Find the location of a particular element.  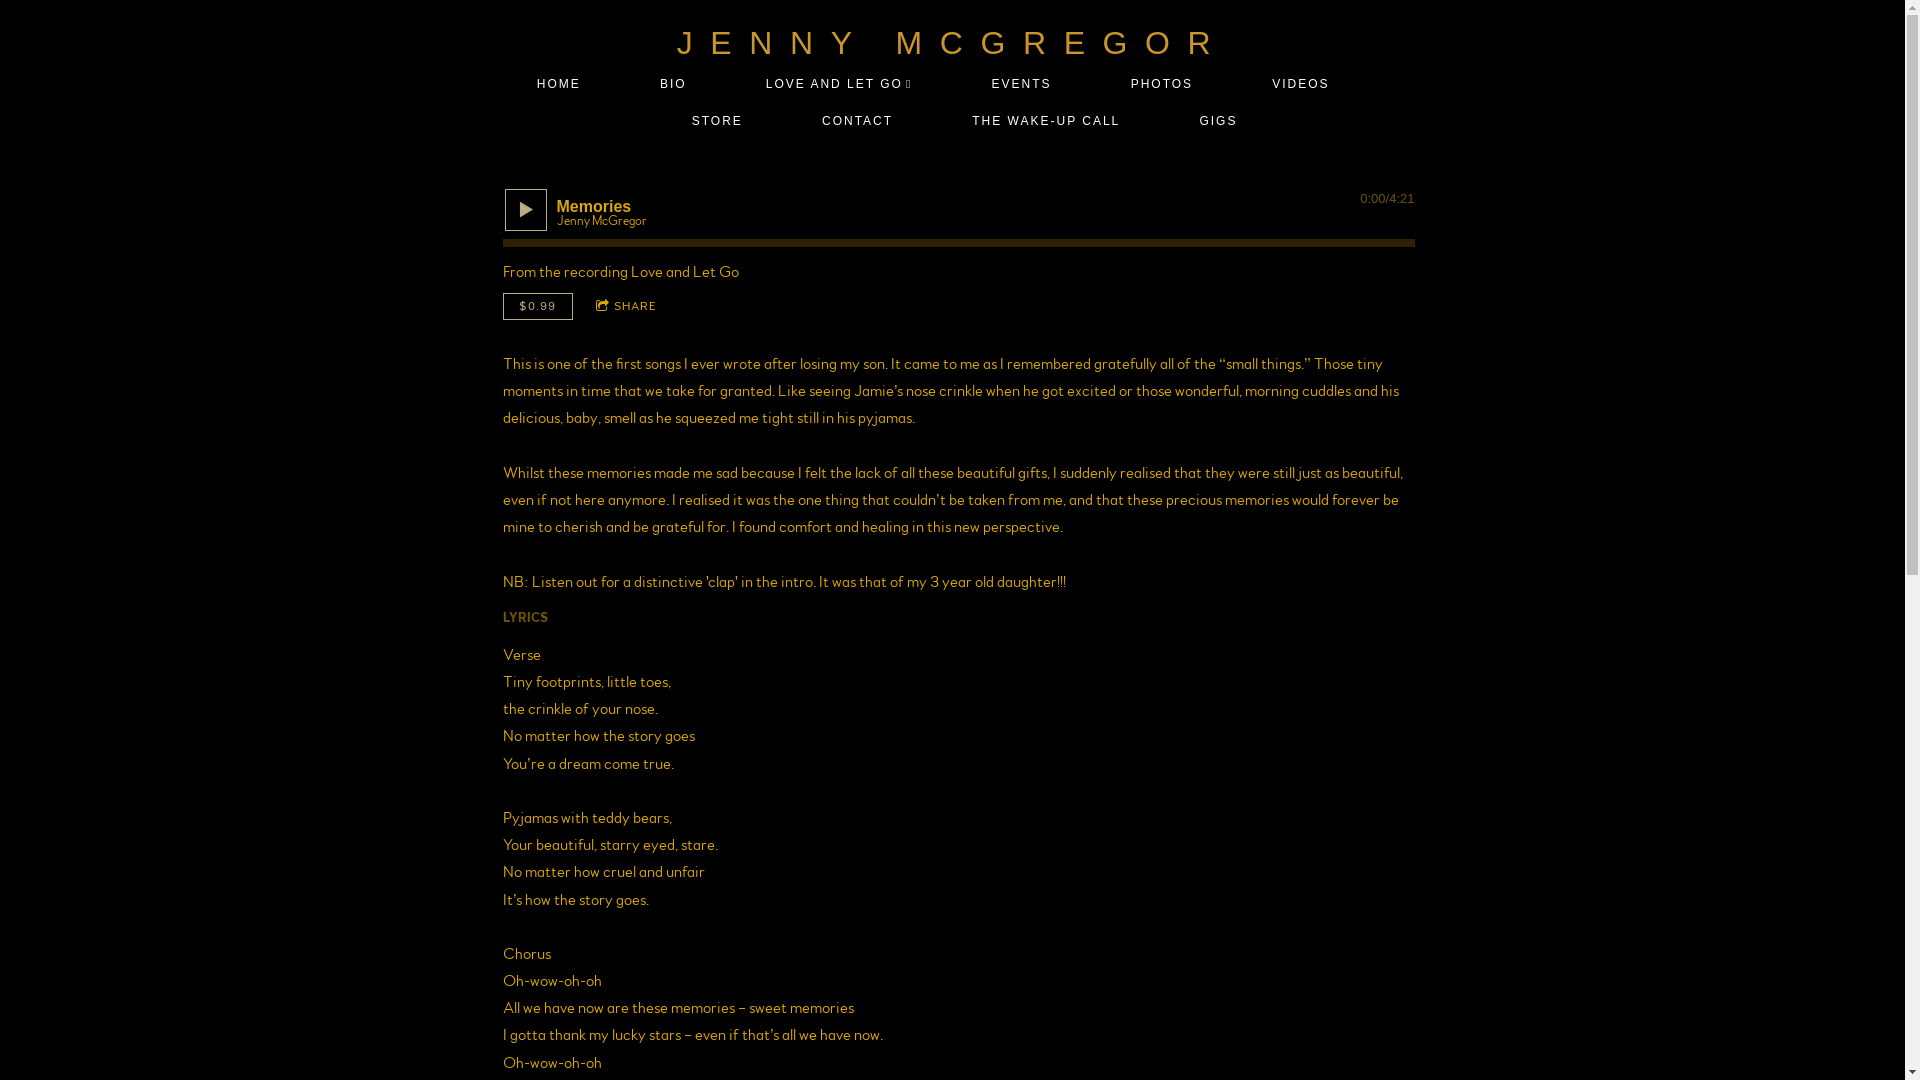

'THE WAKE-UP CALL' is located at coordinates (1045, 121).